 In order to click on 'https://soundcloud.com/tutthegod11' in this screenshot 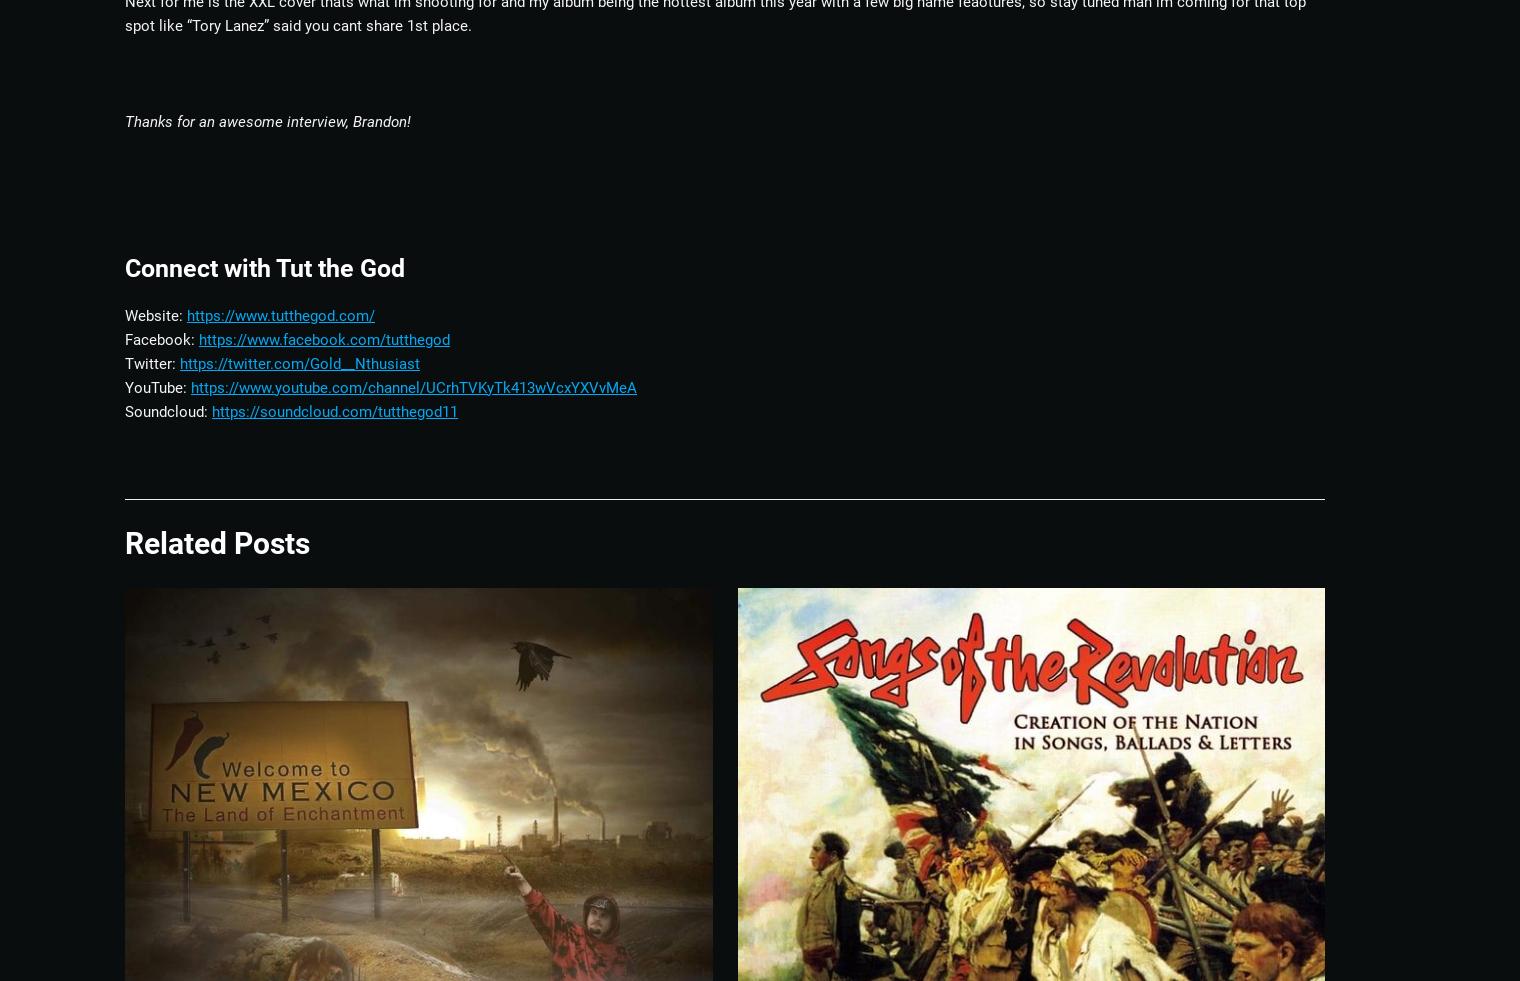, I will do `click(335, 410)`.